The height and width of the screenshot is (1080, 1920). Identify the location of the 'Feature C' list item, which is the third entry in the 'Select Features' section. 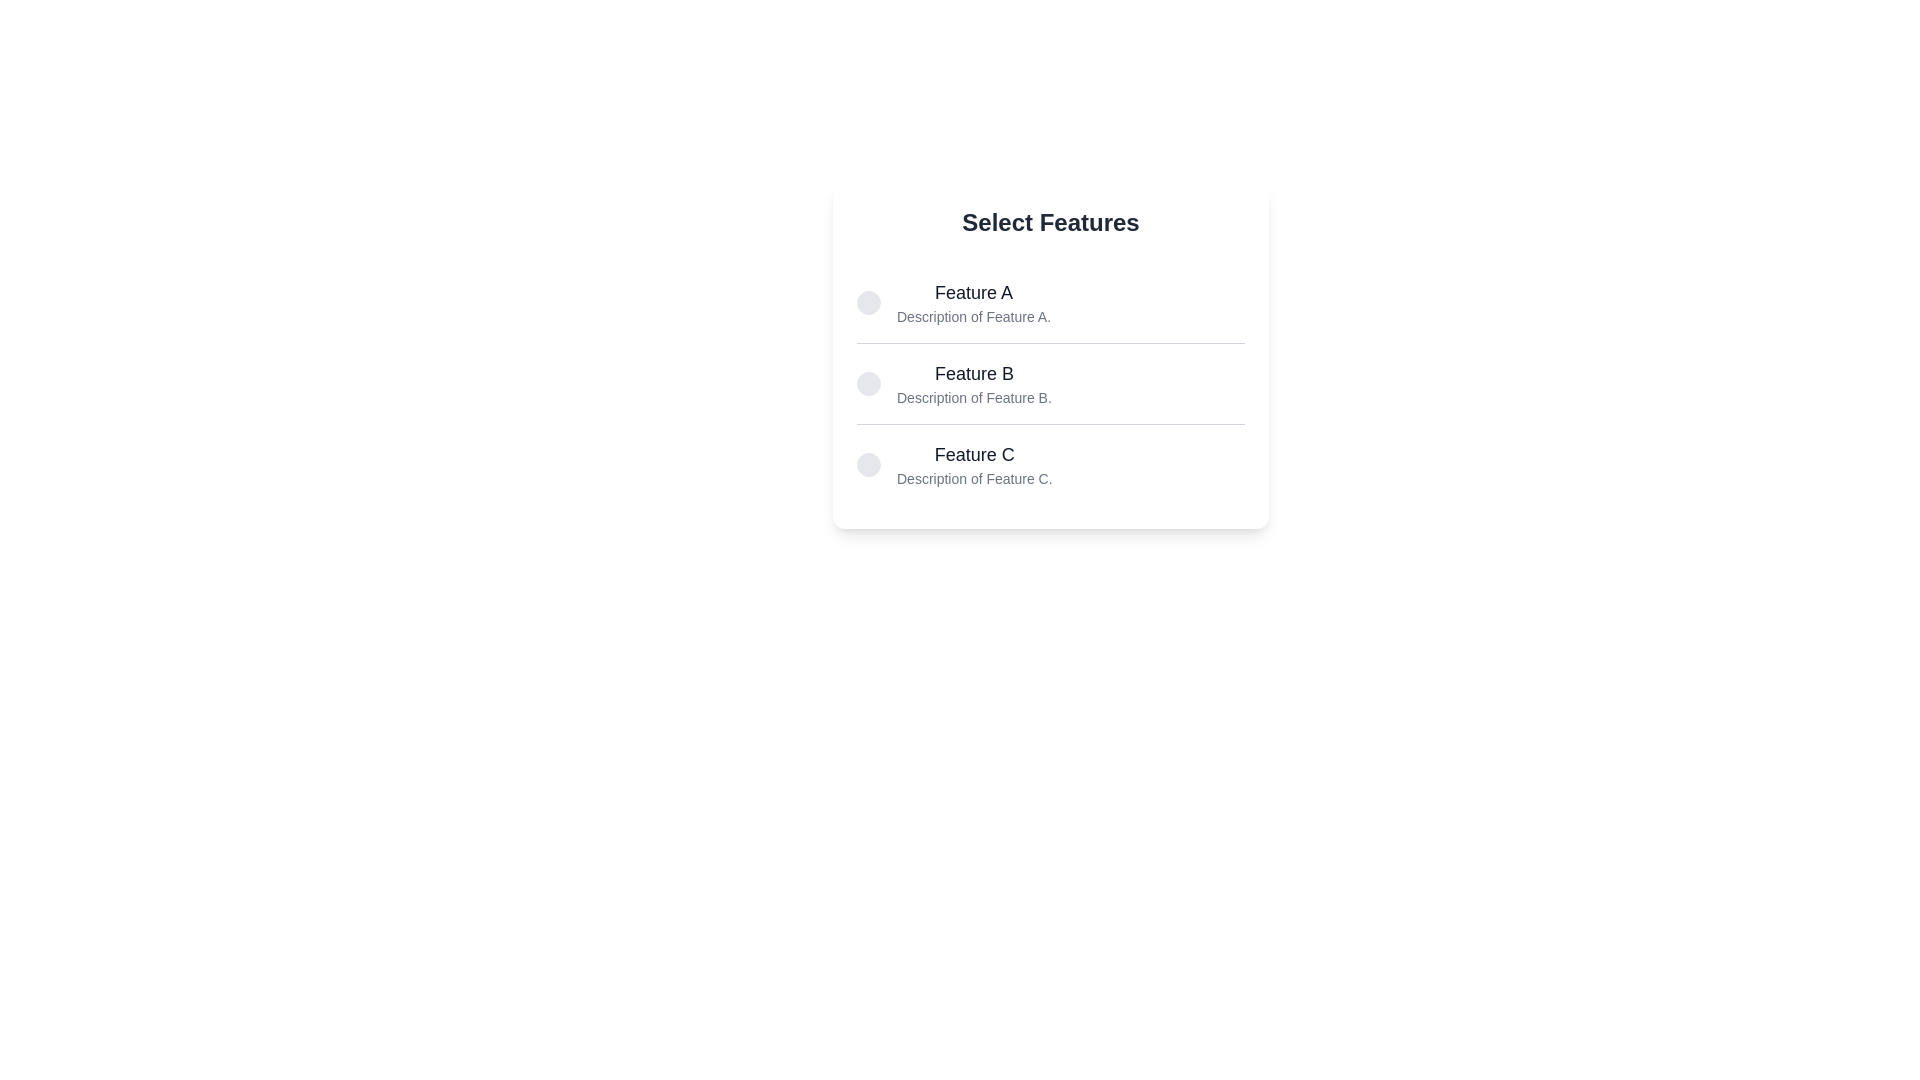
(1050, 463).